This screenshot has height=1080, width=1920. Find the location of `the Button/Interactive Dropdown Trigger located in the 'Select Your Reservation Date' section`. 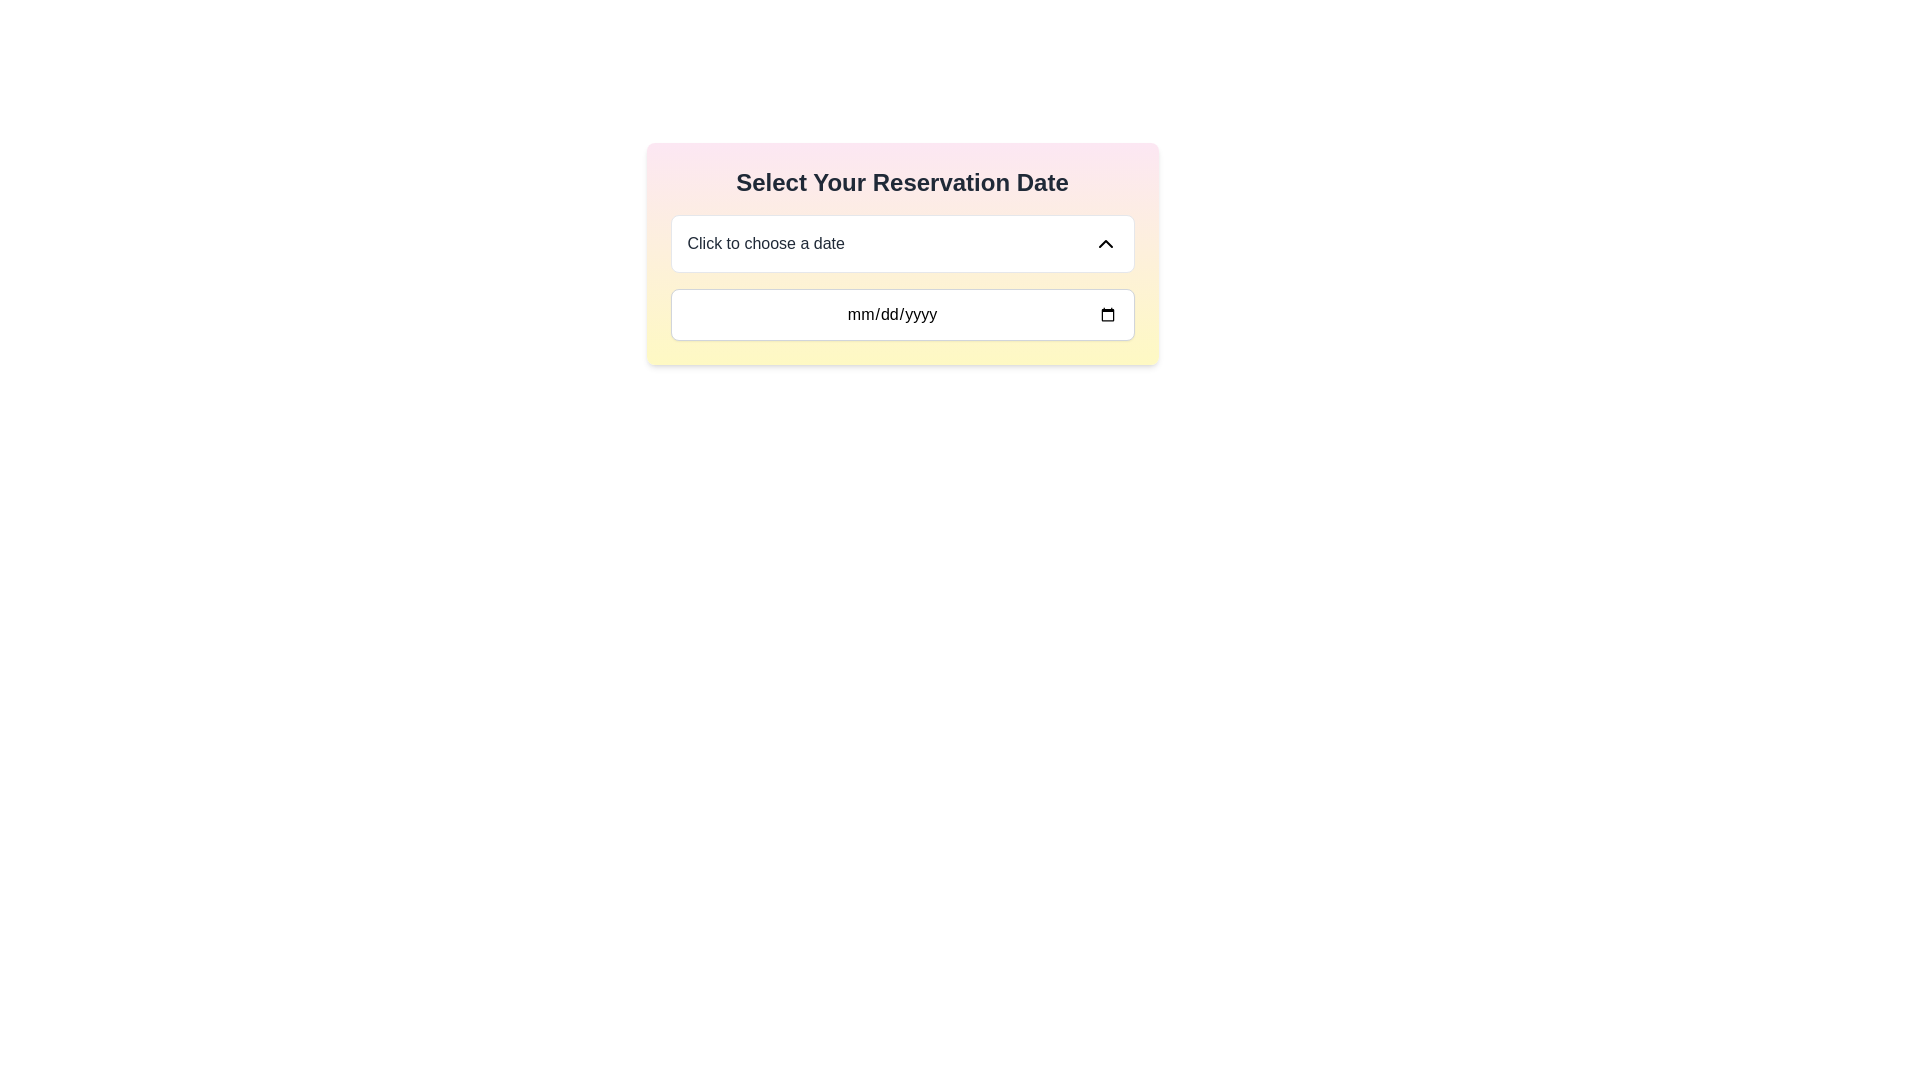

the Button/Interactive Dropdown Trigger located in the 'Select Your Reservation Date' section is located at coordinates (901, 242).